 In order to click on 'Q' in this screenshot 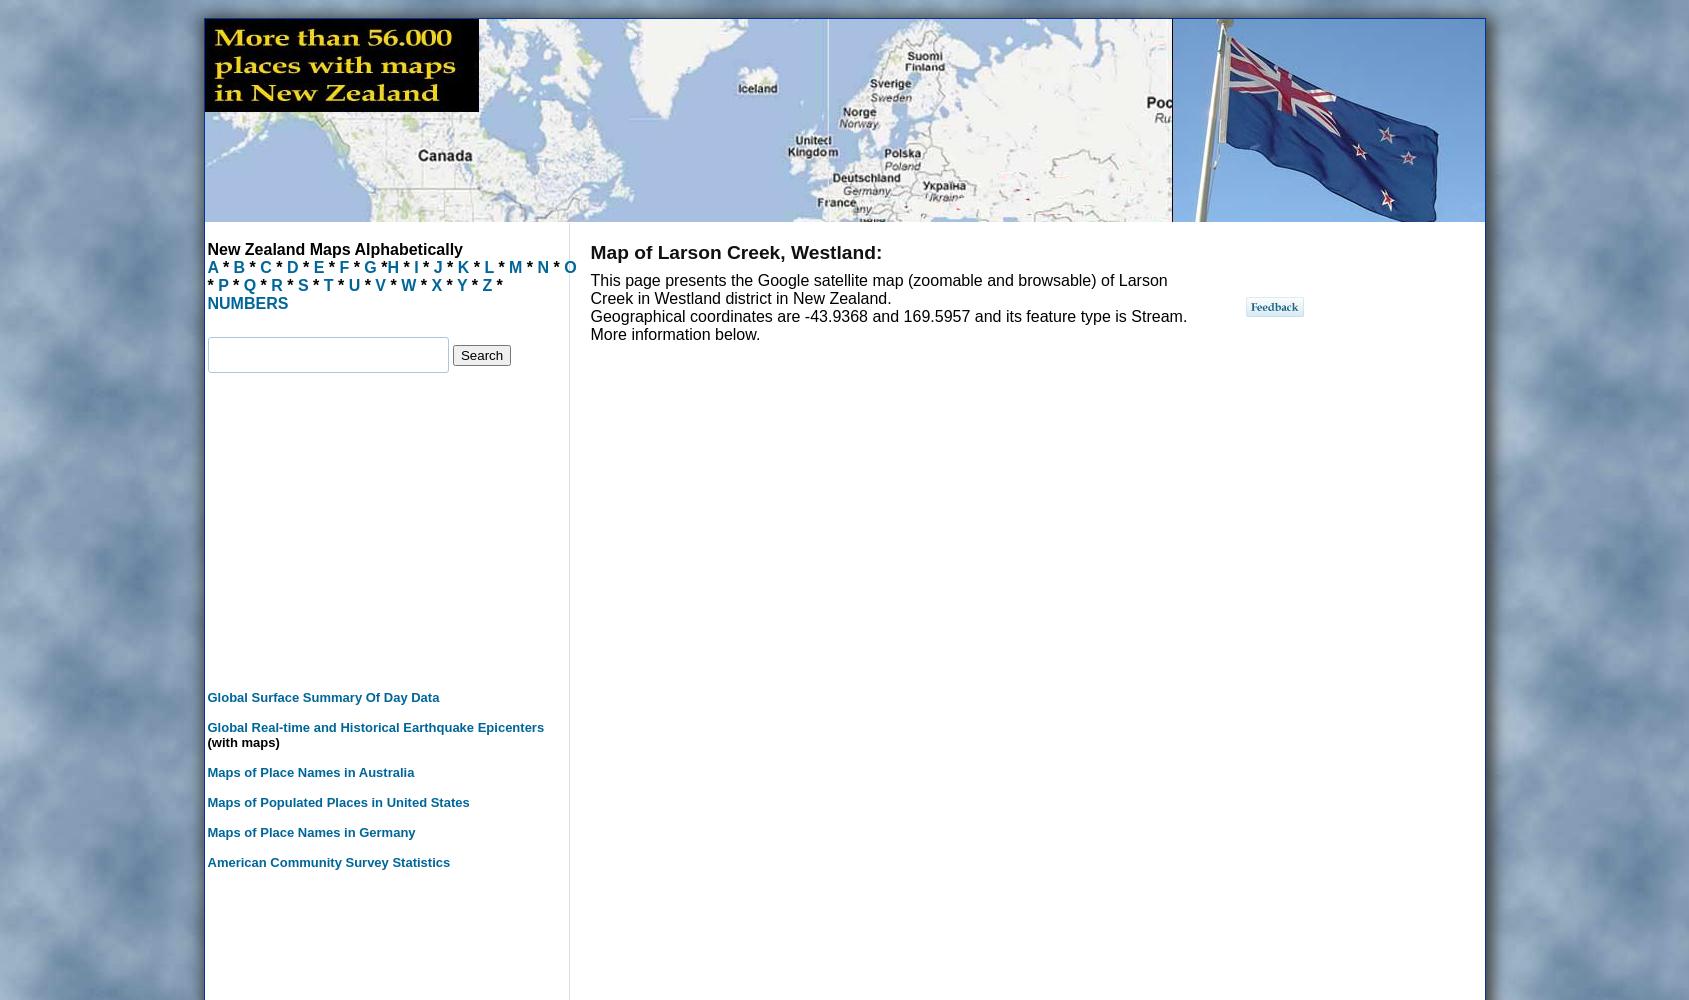, I will do `click(248, 285)`.